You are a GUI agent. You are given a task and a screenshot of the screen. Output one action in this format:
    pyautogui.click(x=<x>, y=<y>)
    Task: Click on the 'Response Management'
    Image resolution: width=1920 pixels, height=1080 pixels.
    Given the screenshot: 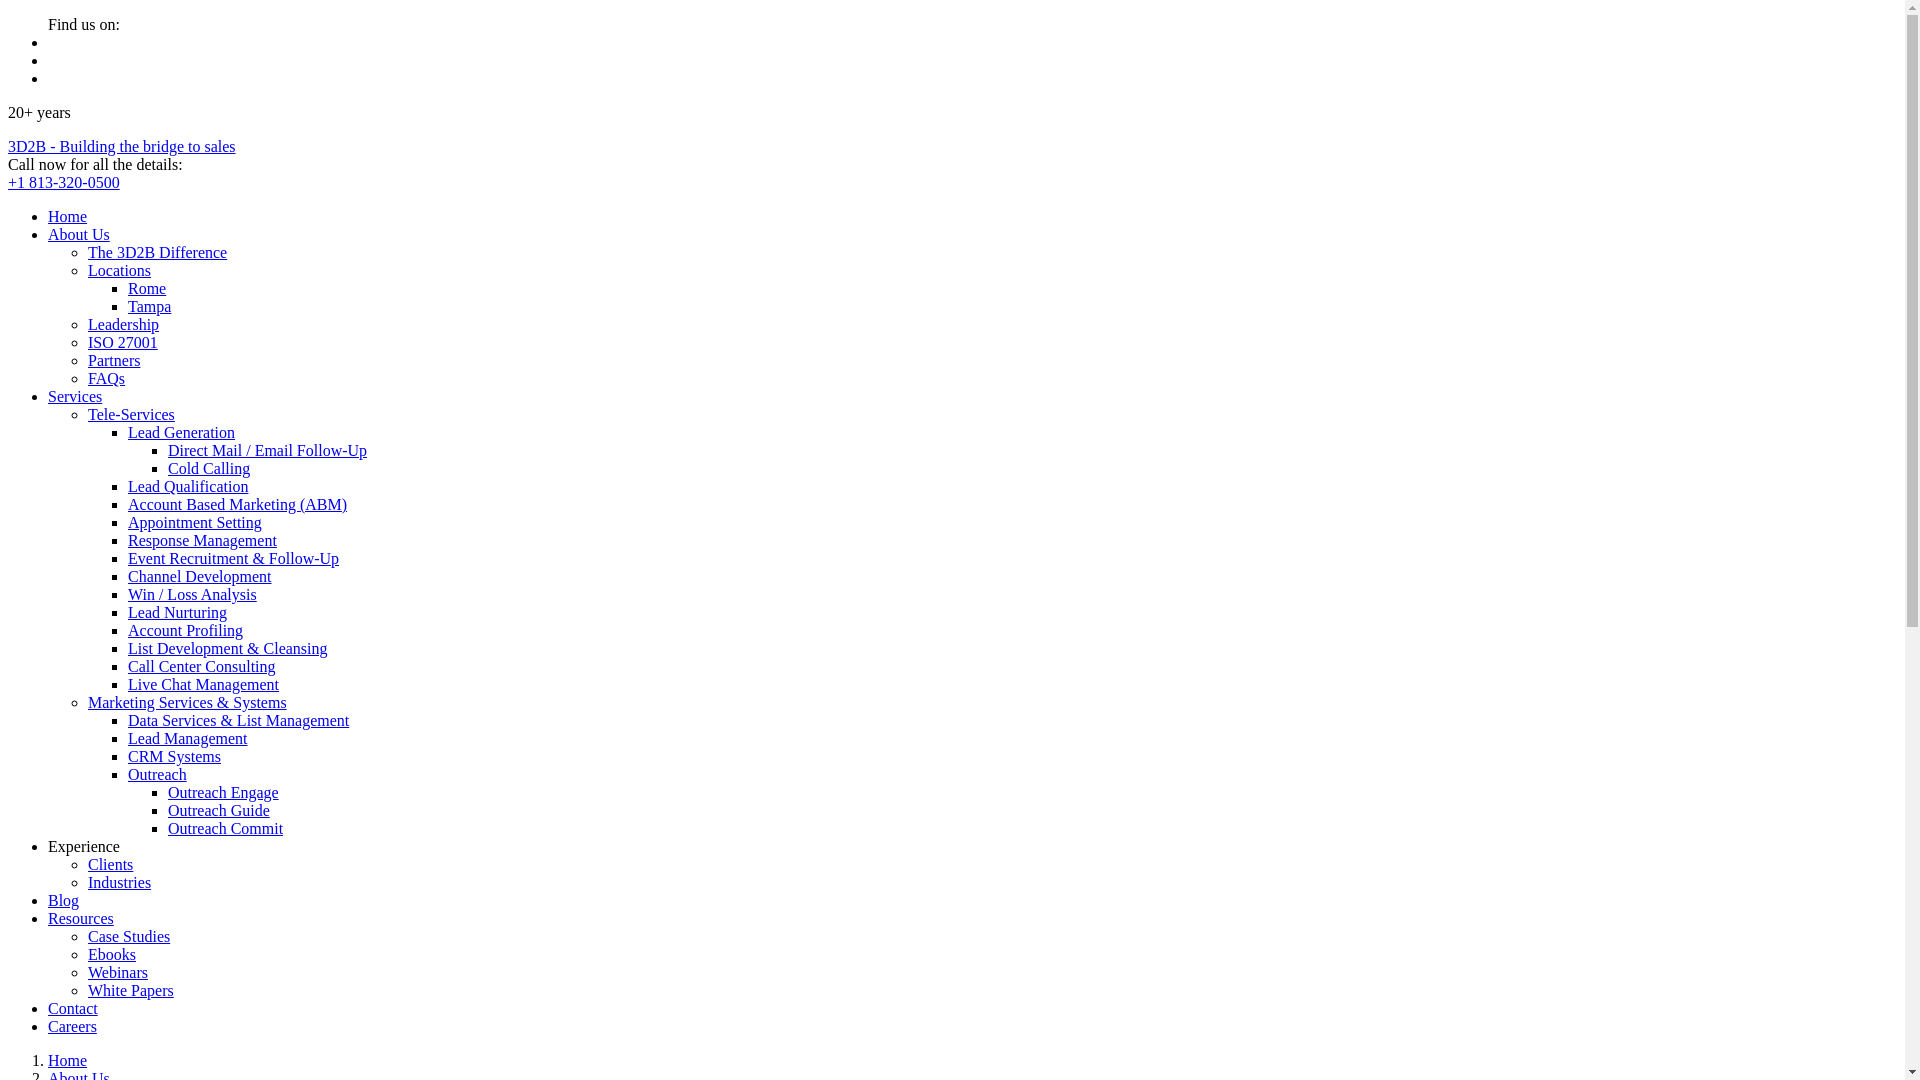 What is the action you would take?
    pyautogui.click(x=202, y=540)
    